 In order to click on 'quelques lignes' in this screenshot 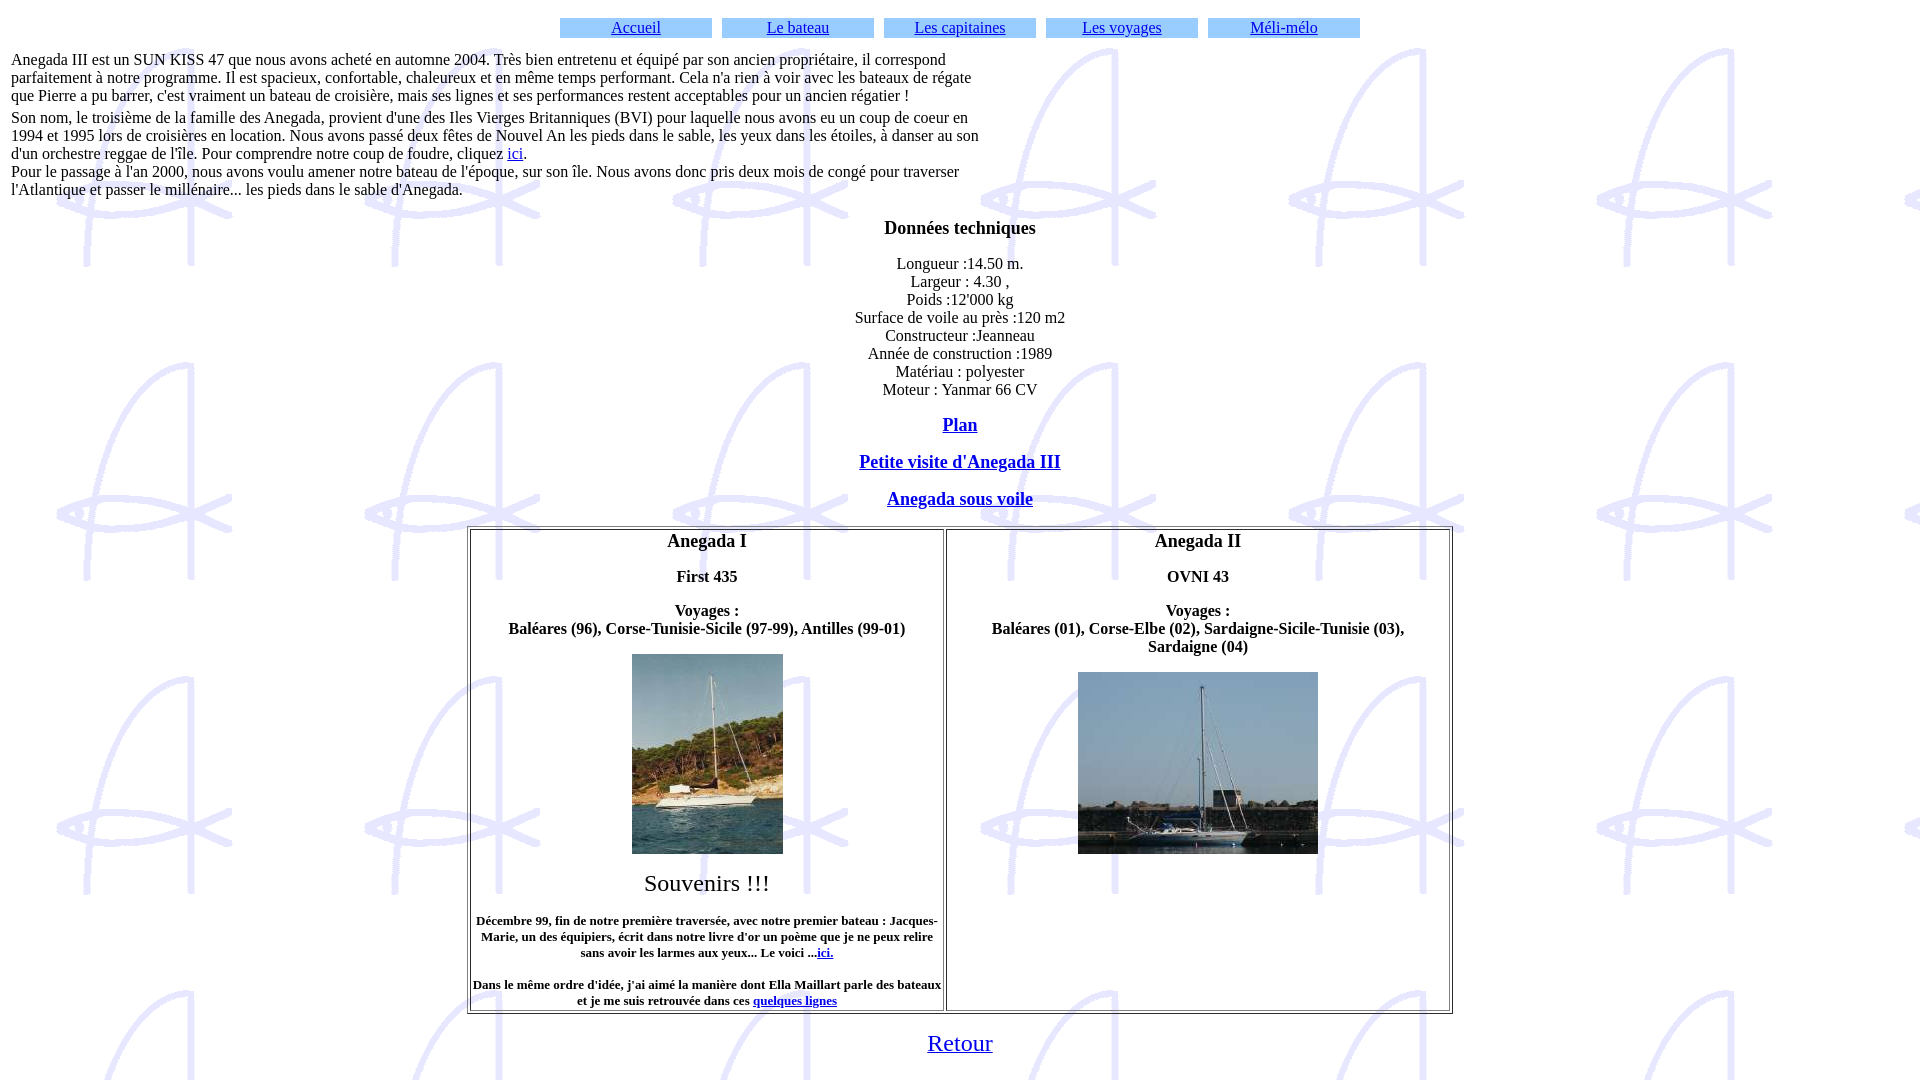, I will do `click(794, 1000)`.